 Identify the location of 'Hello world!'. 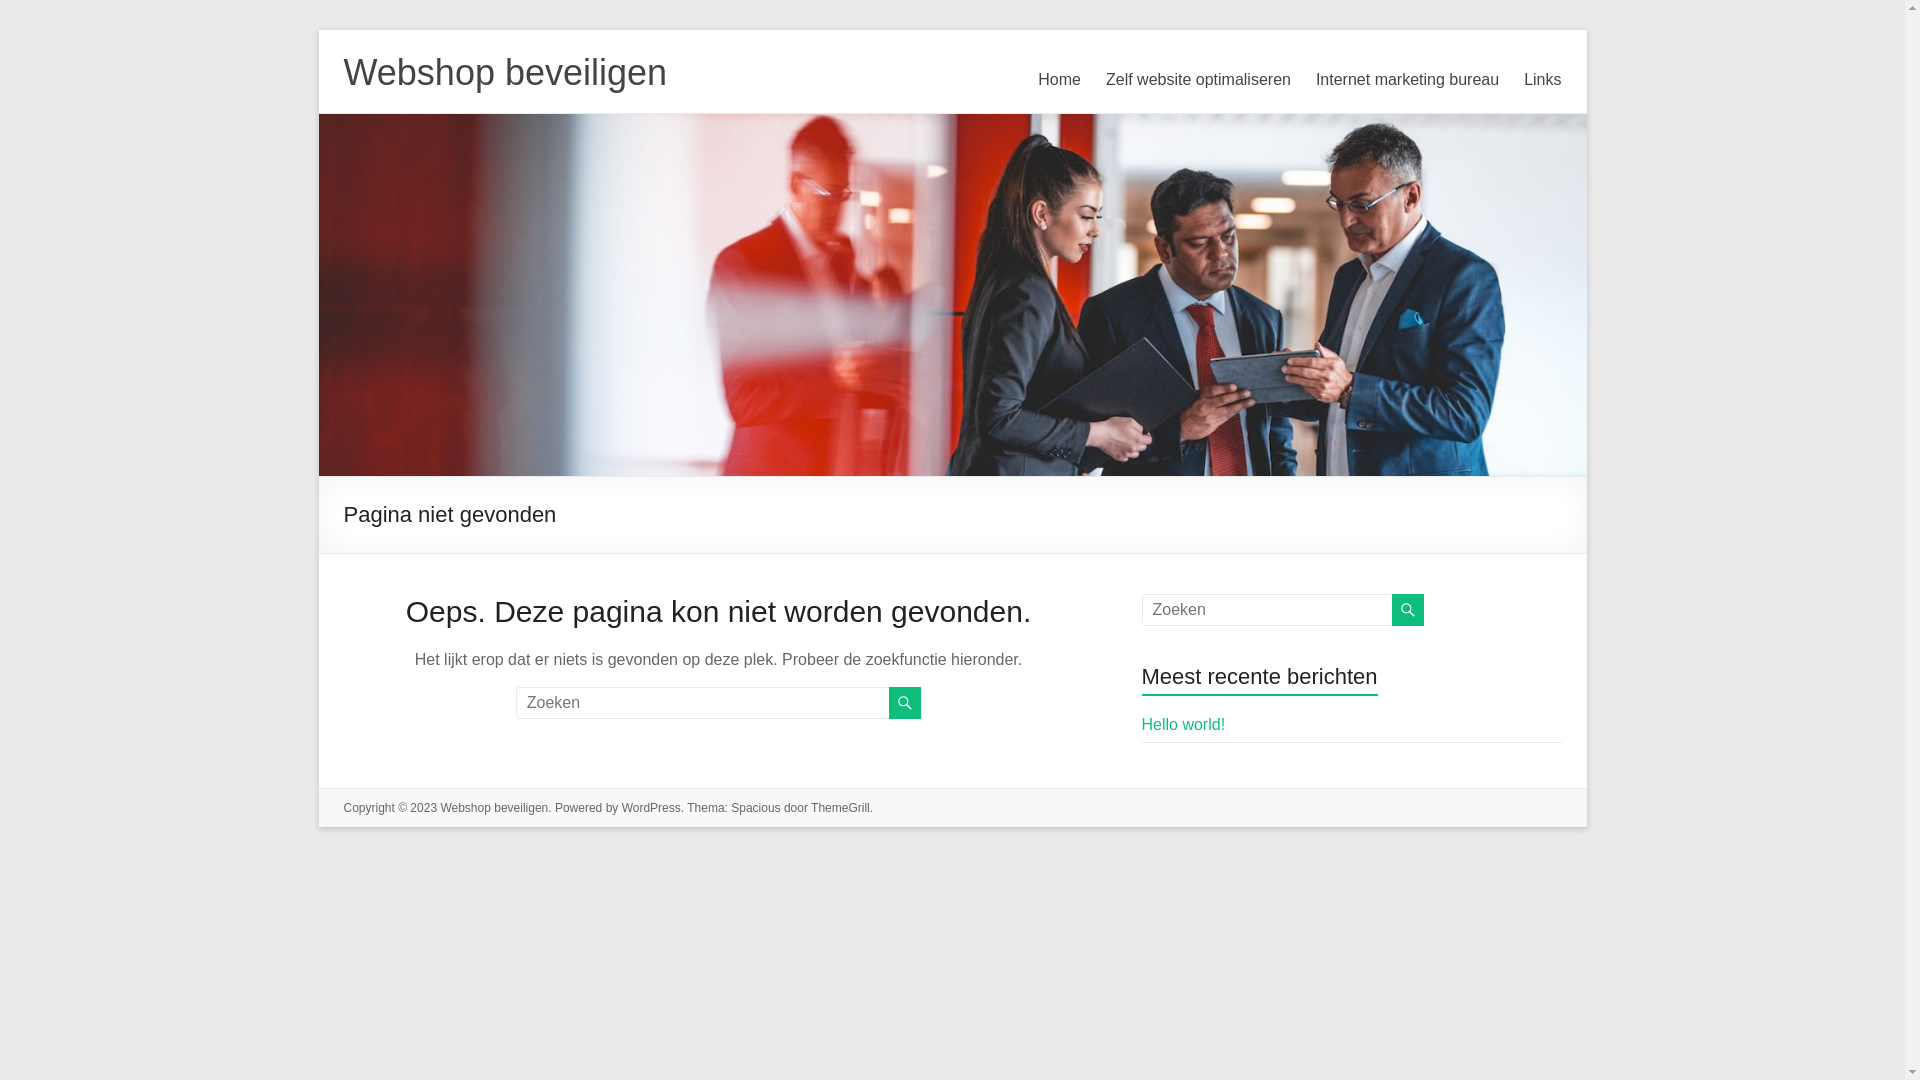
(1142, 724).